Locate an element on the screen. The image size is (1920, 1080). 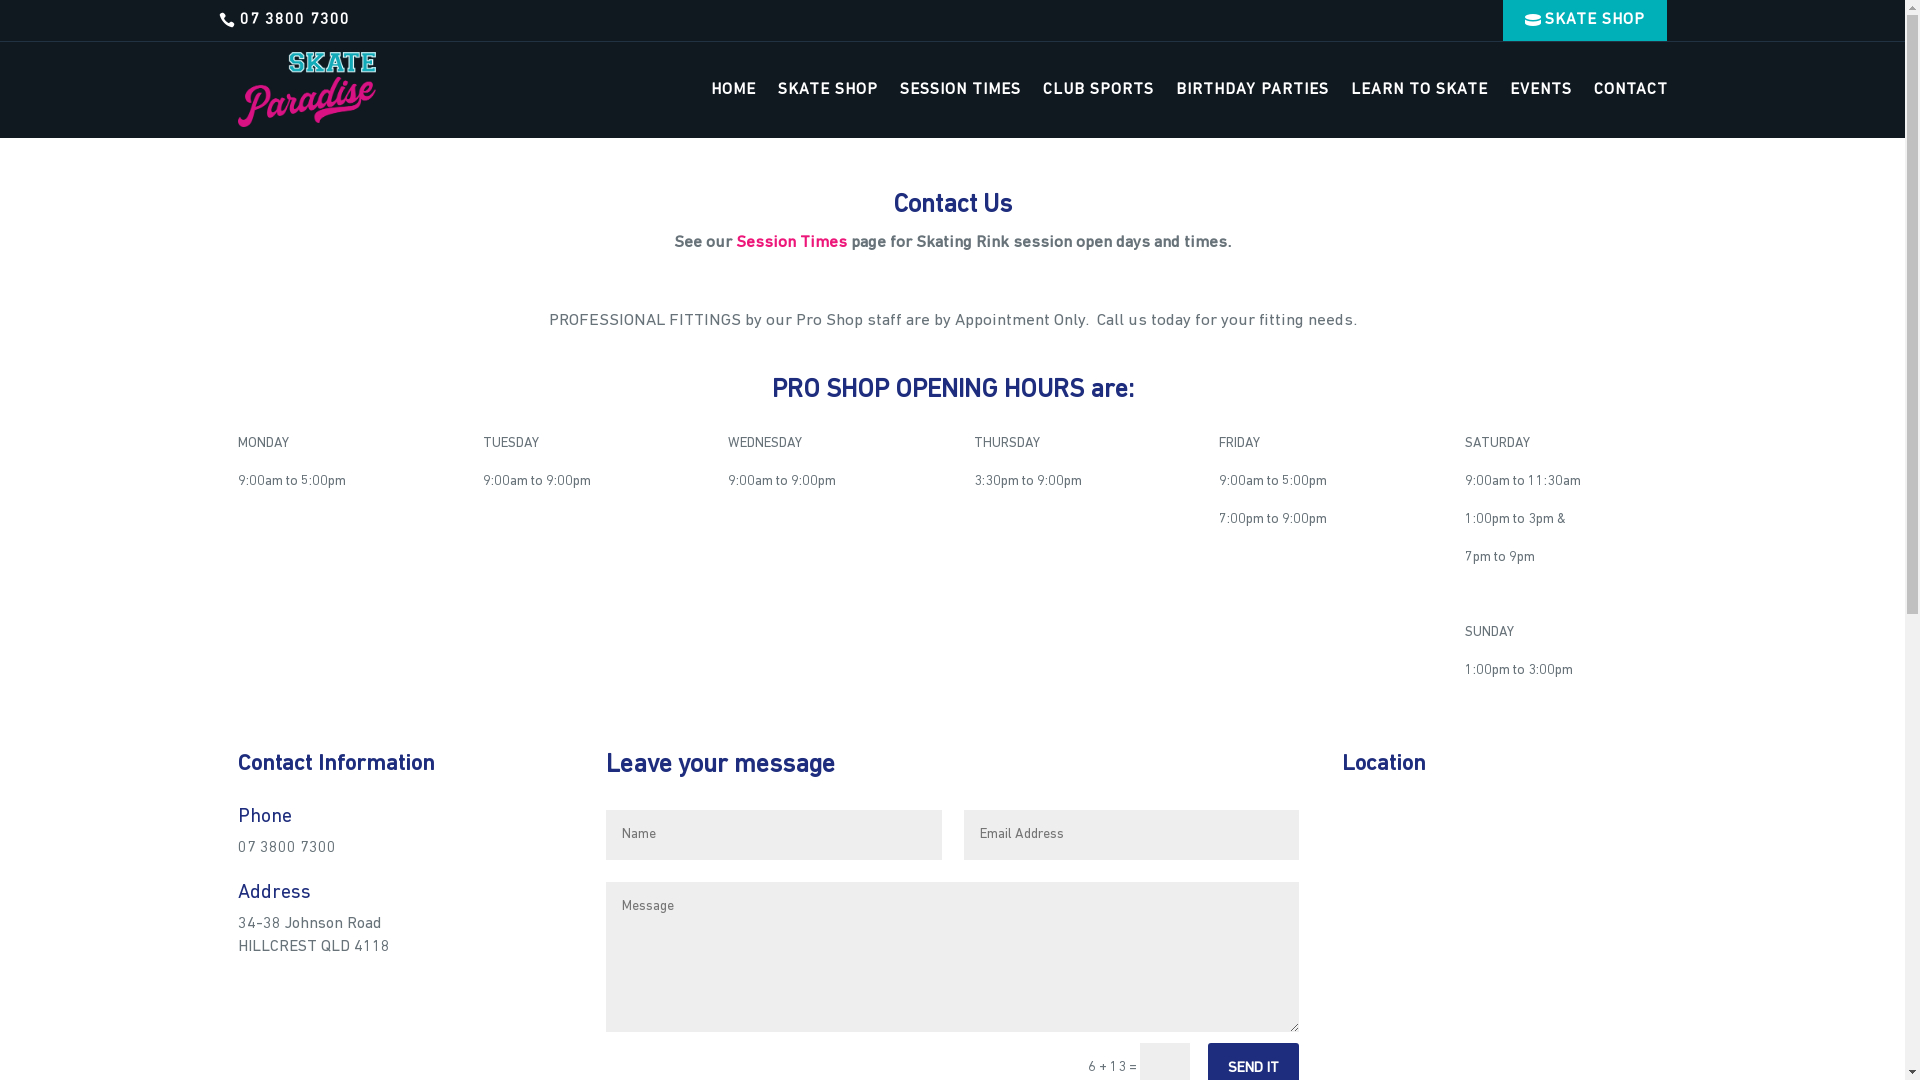
'BIRTHDAY PARTIES' is located at coordinates (1251, 88).